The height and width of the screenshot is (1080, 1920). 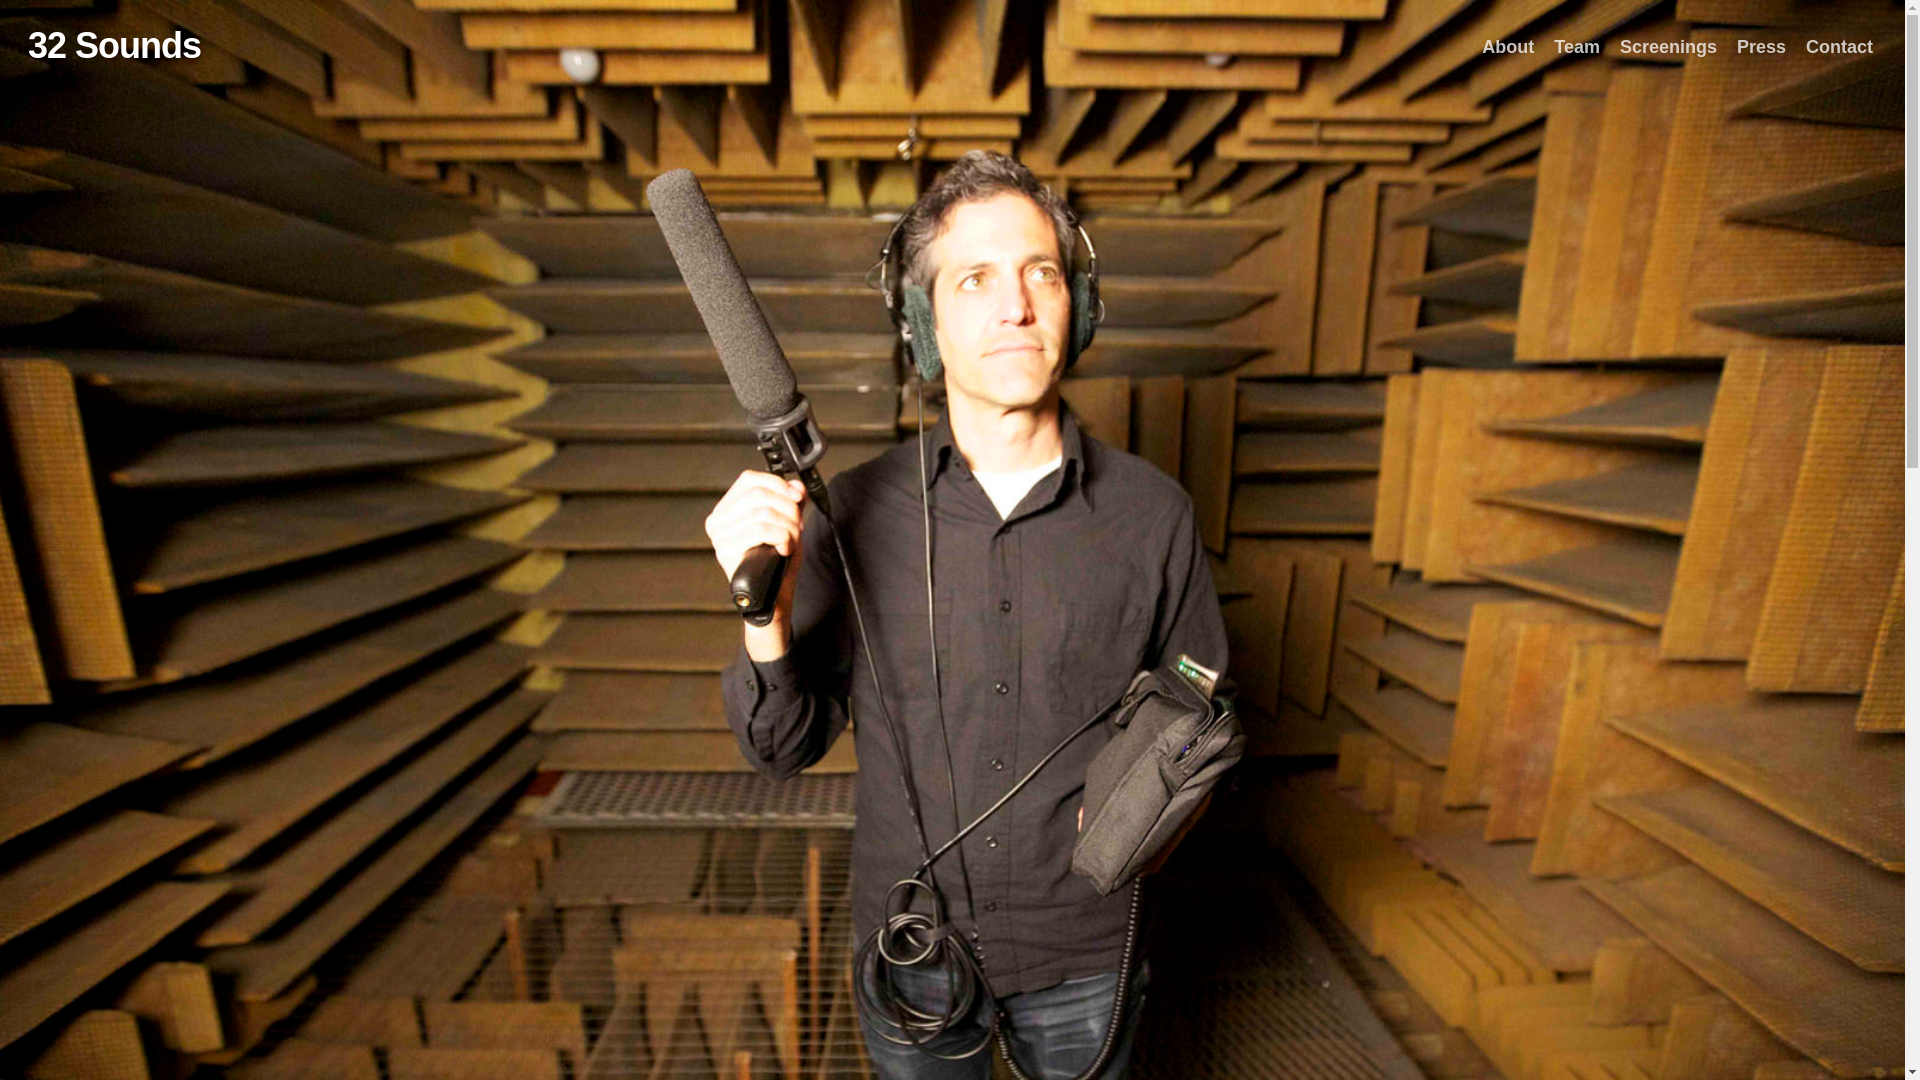 What do you see at coordinates (1507, 45) in the screenshot?
I see `'About'` at bounding box center [1507, 45].